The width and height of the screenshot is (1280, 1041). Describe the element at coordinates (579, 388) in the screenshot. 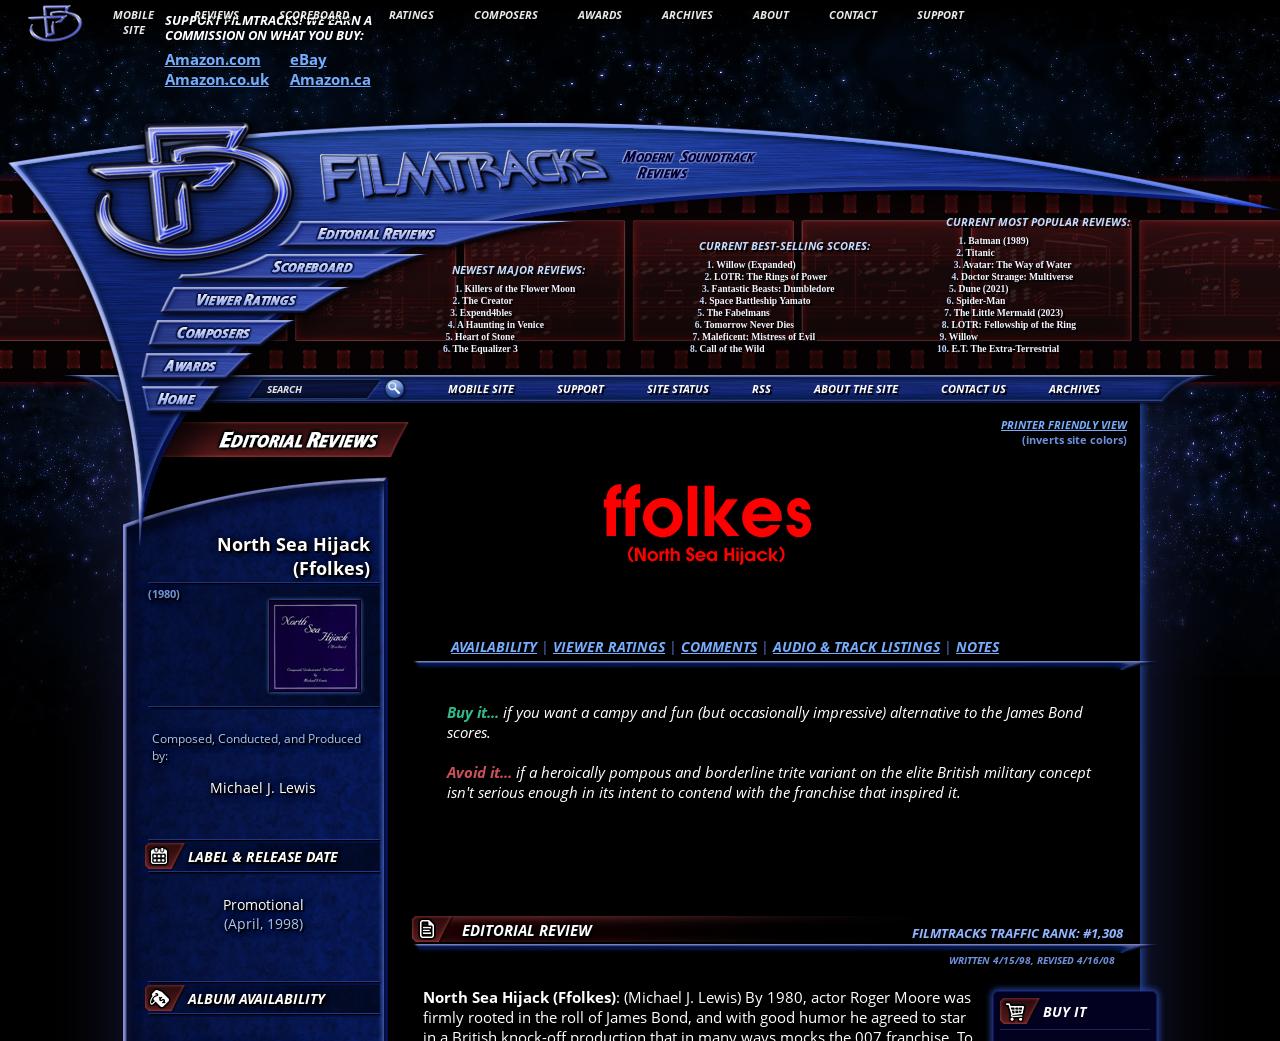

I see `'SUPPORT'` at that location.